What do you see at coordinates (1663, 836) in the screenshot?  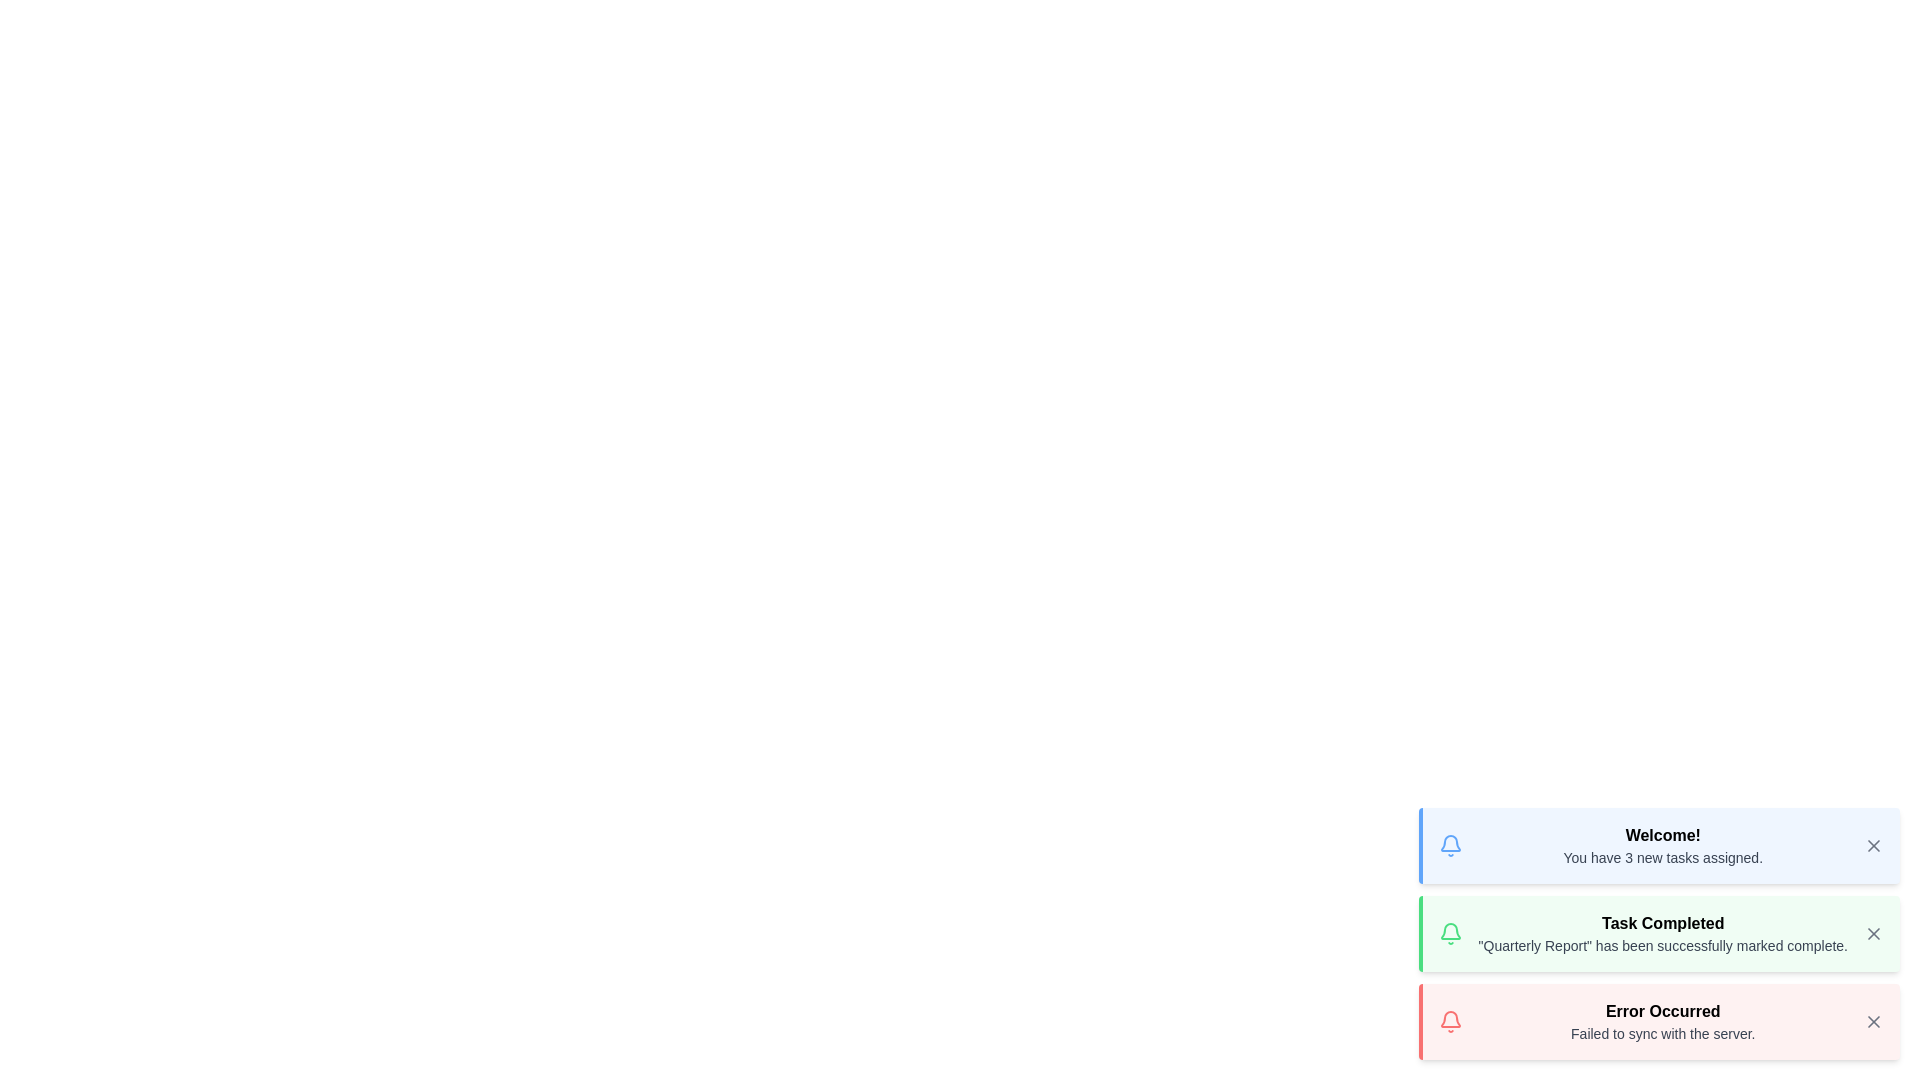 I see `text 'Welcome!' from the bold header in the upper right notification box` at bounding box center [1663, 836].